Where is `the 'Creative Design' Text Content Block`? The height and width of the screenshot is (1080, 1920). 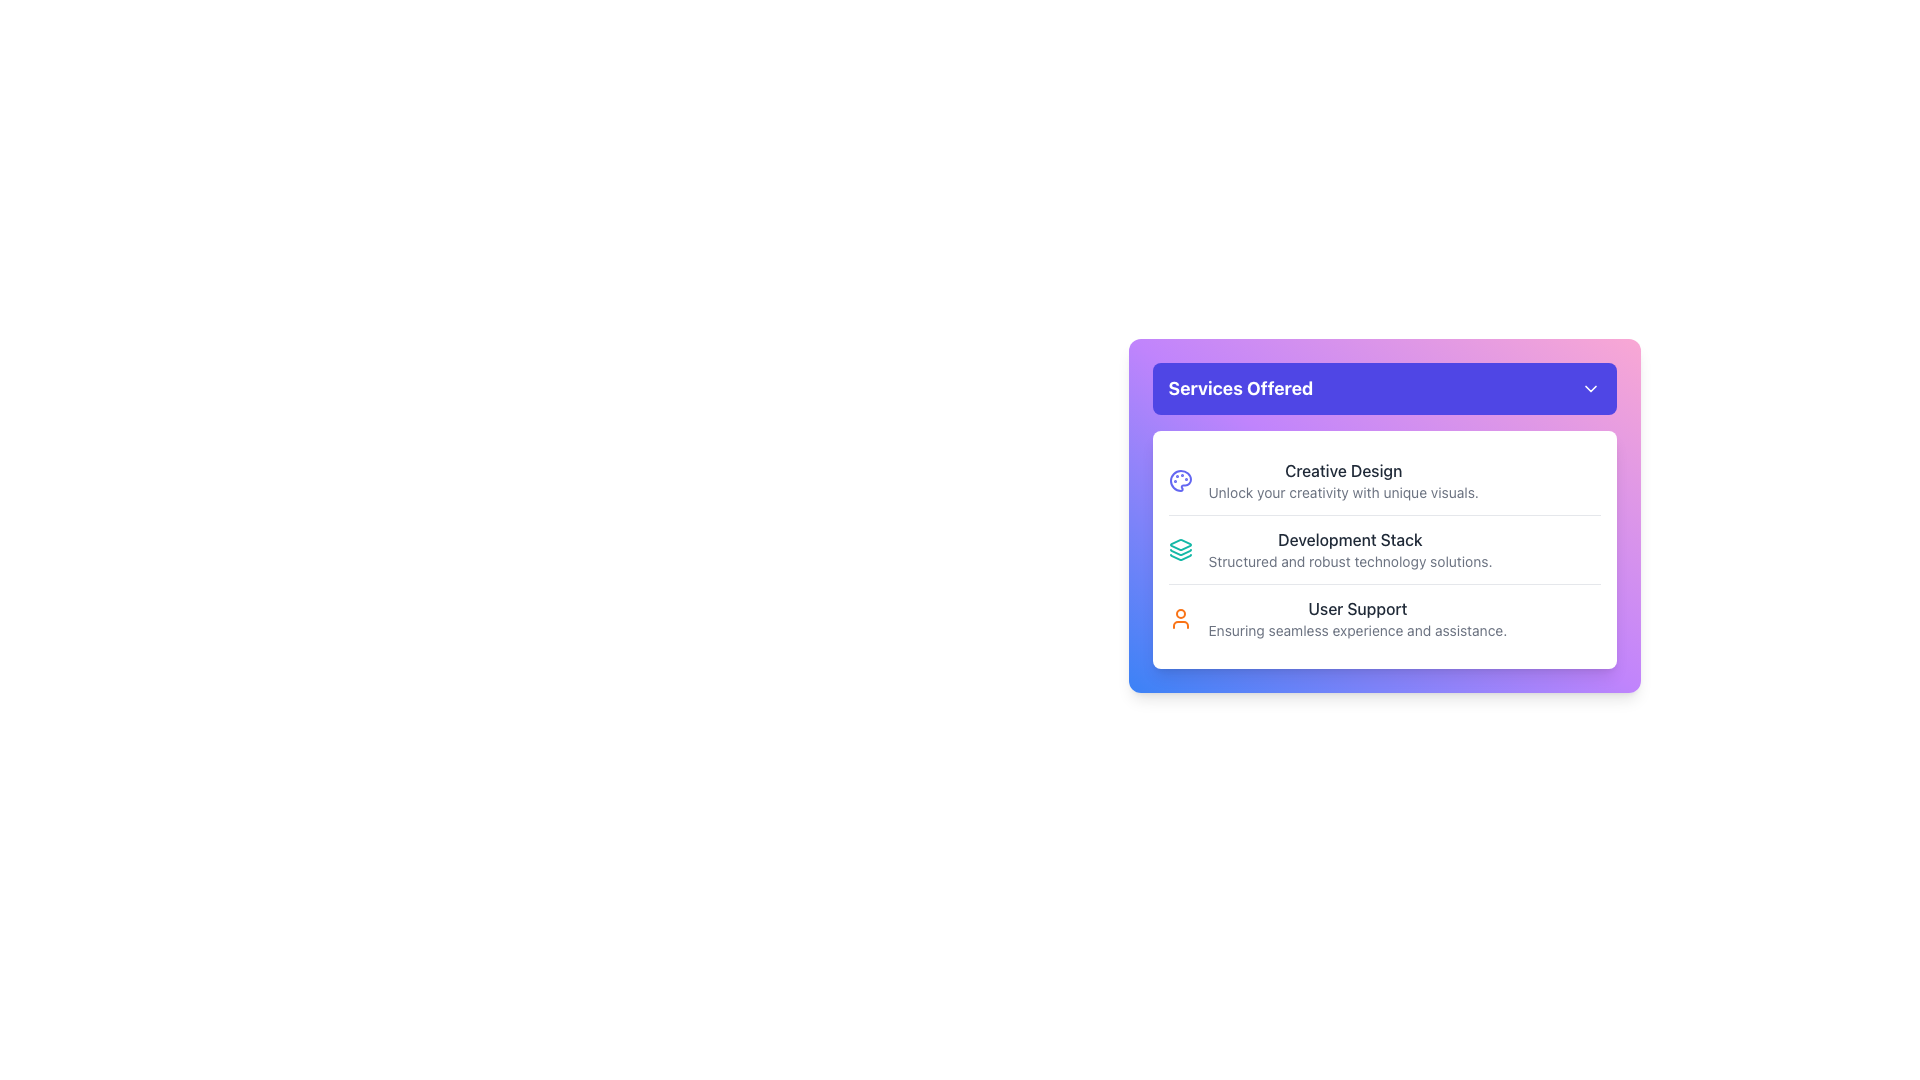
the 'Creative Design' Text Content Block is located at coordinates (1343, 481).